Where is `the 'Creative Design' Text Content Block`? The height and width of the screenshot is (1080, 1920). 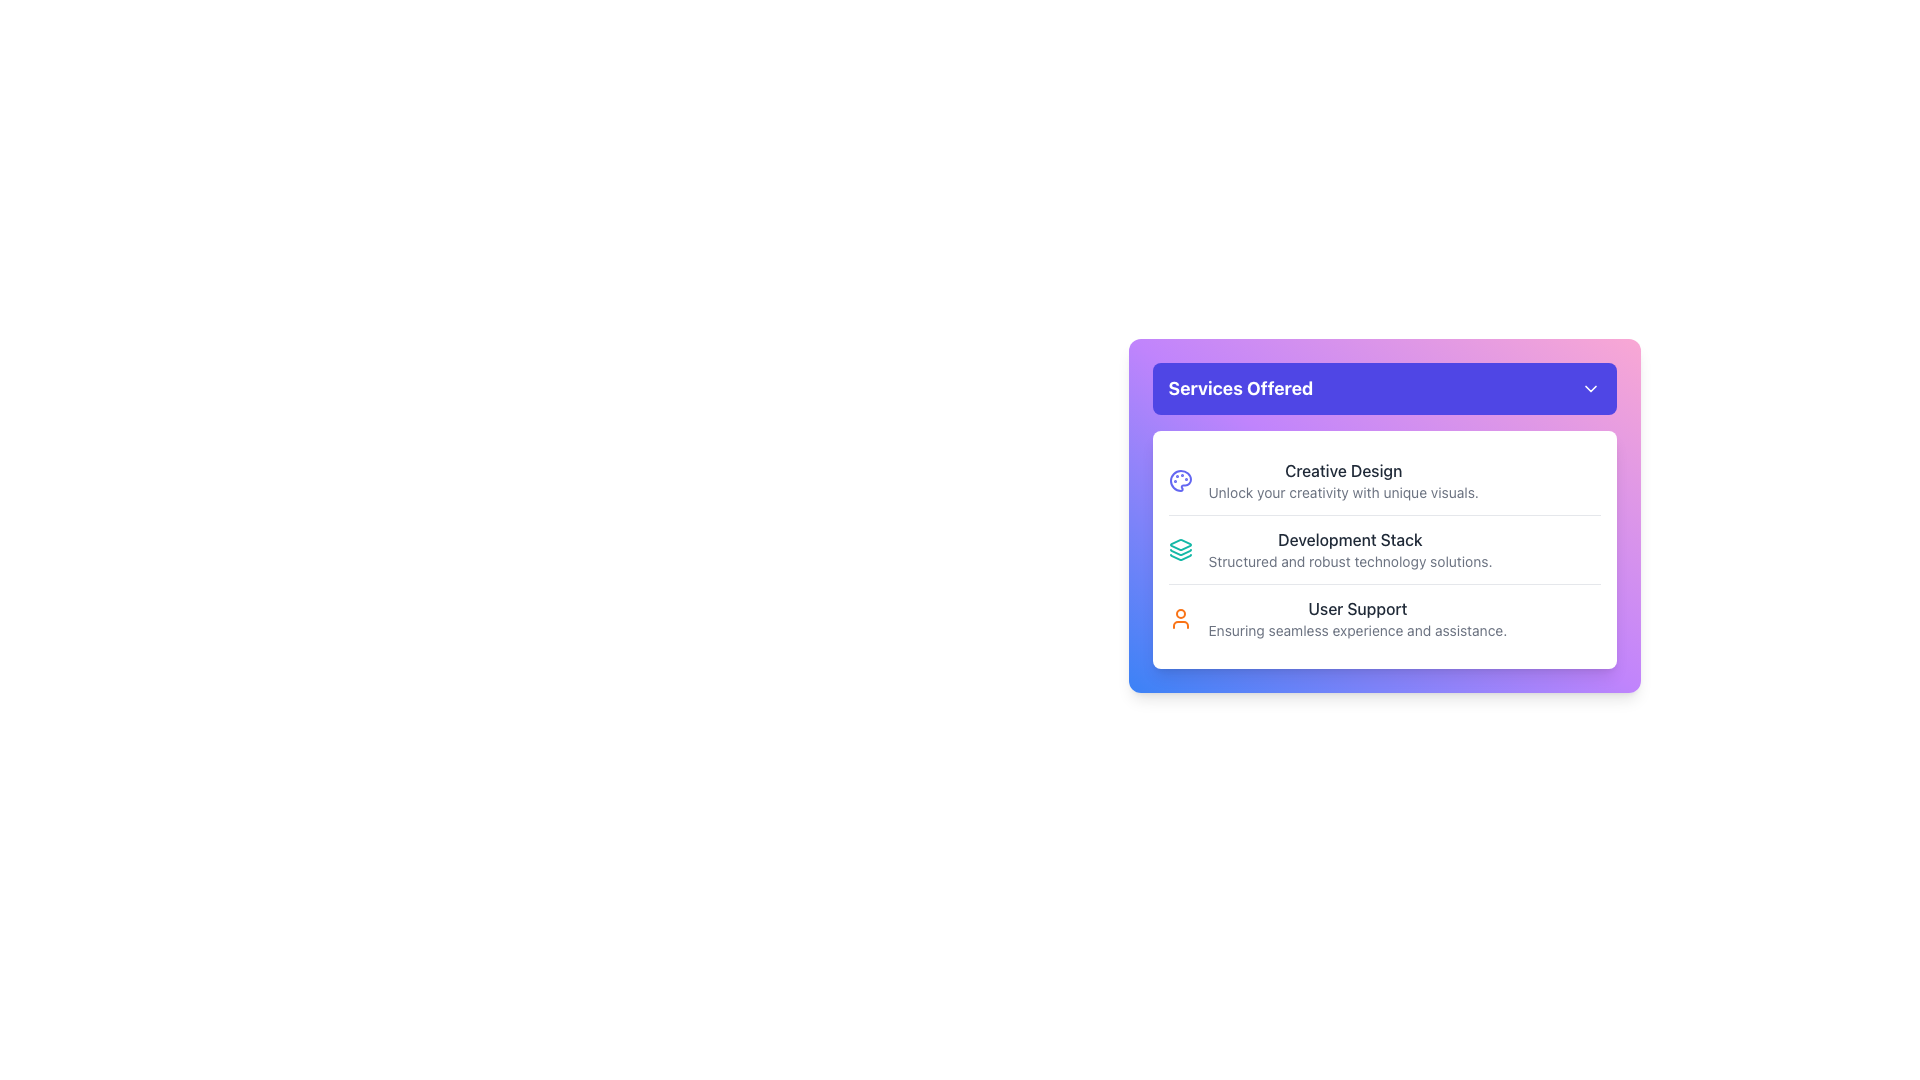
the 'Creative Design' Text Content Block is located at coordinates (1343, 481).